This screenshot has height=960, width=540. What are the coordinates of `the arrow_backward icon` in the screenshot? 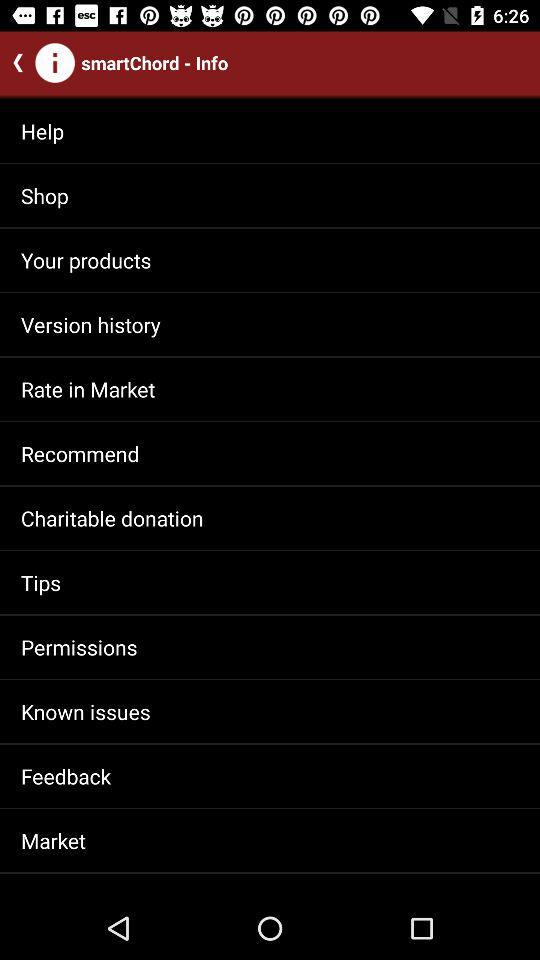 It's located at (13, 62).